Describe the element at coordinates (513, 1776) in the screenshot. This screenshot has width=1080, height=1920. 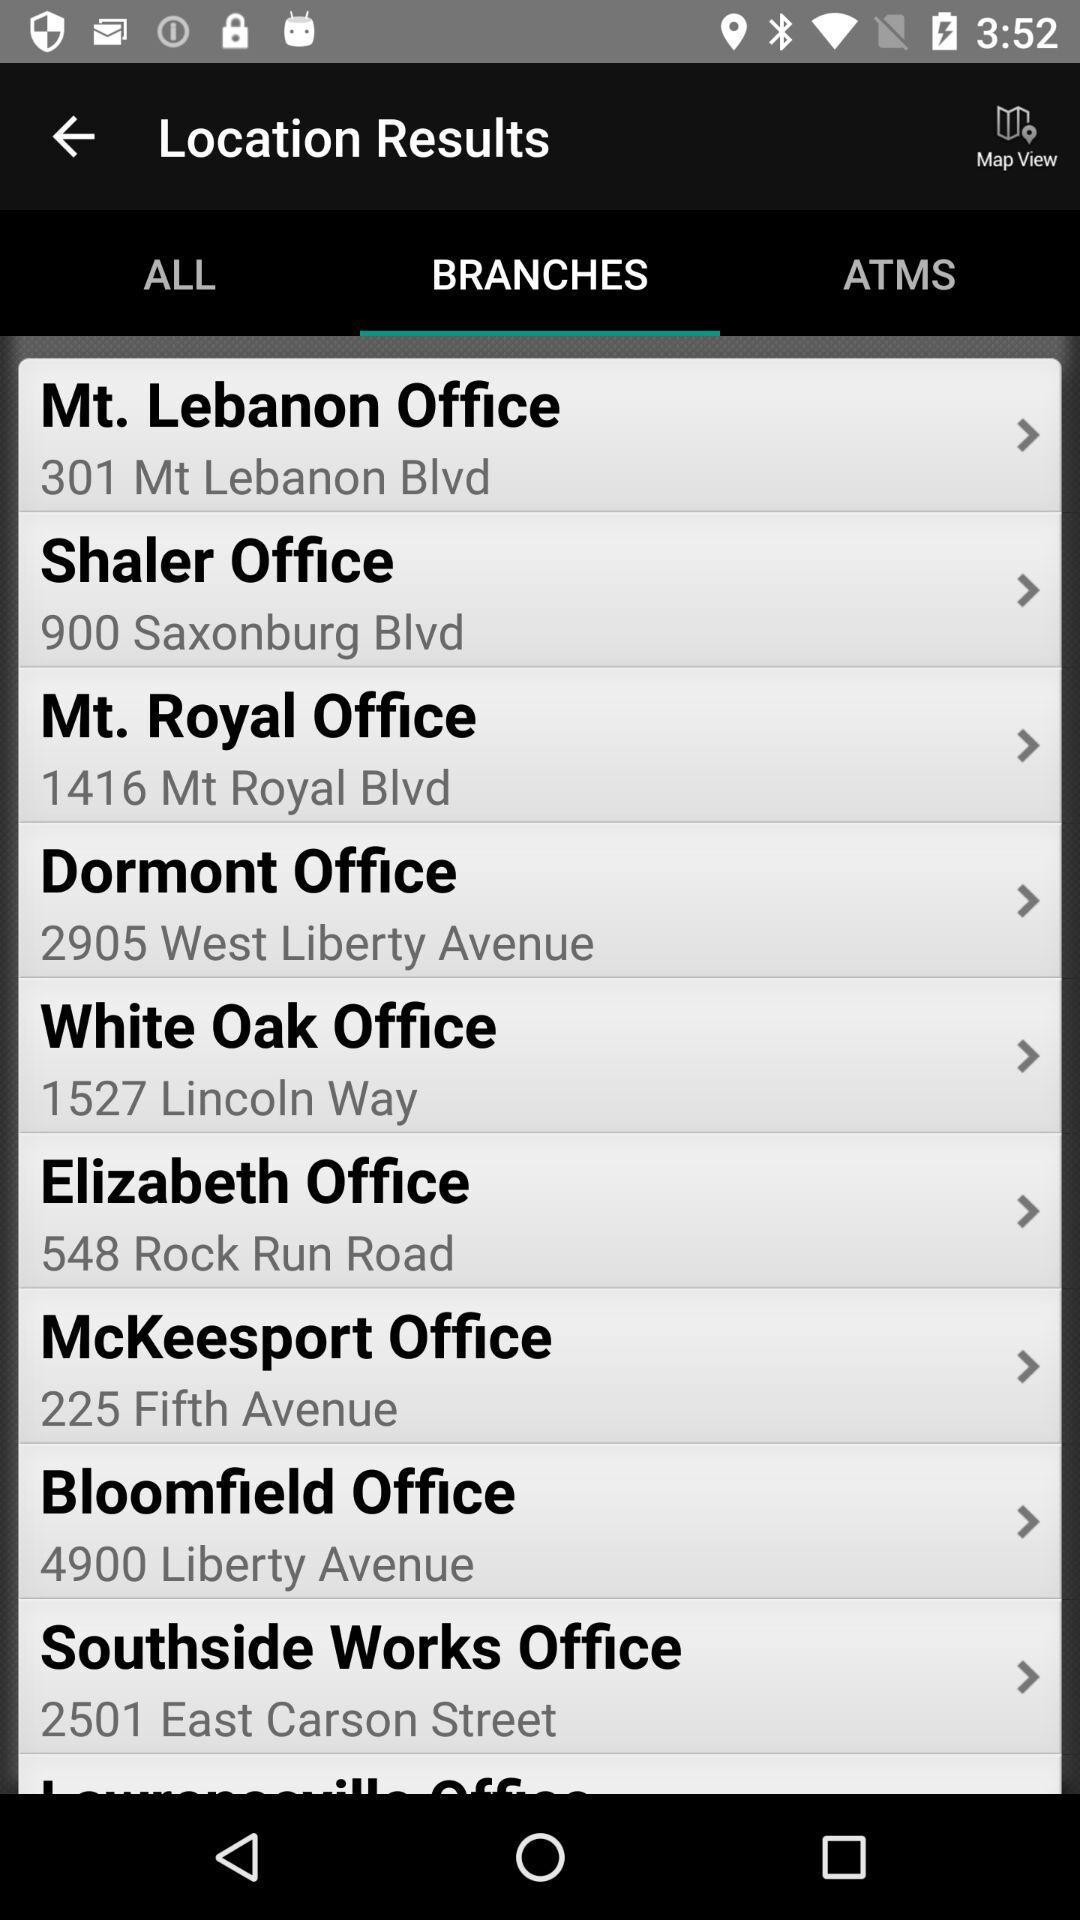
I see `lawrenceville office item` at that location.